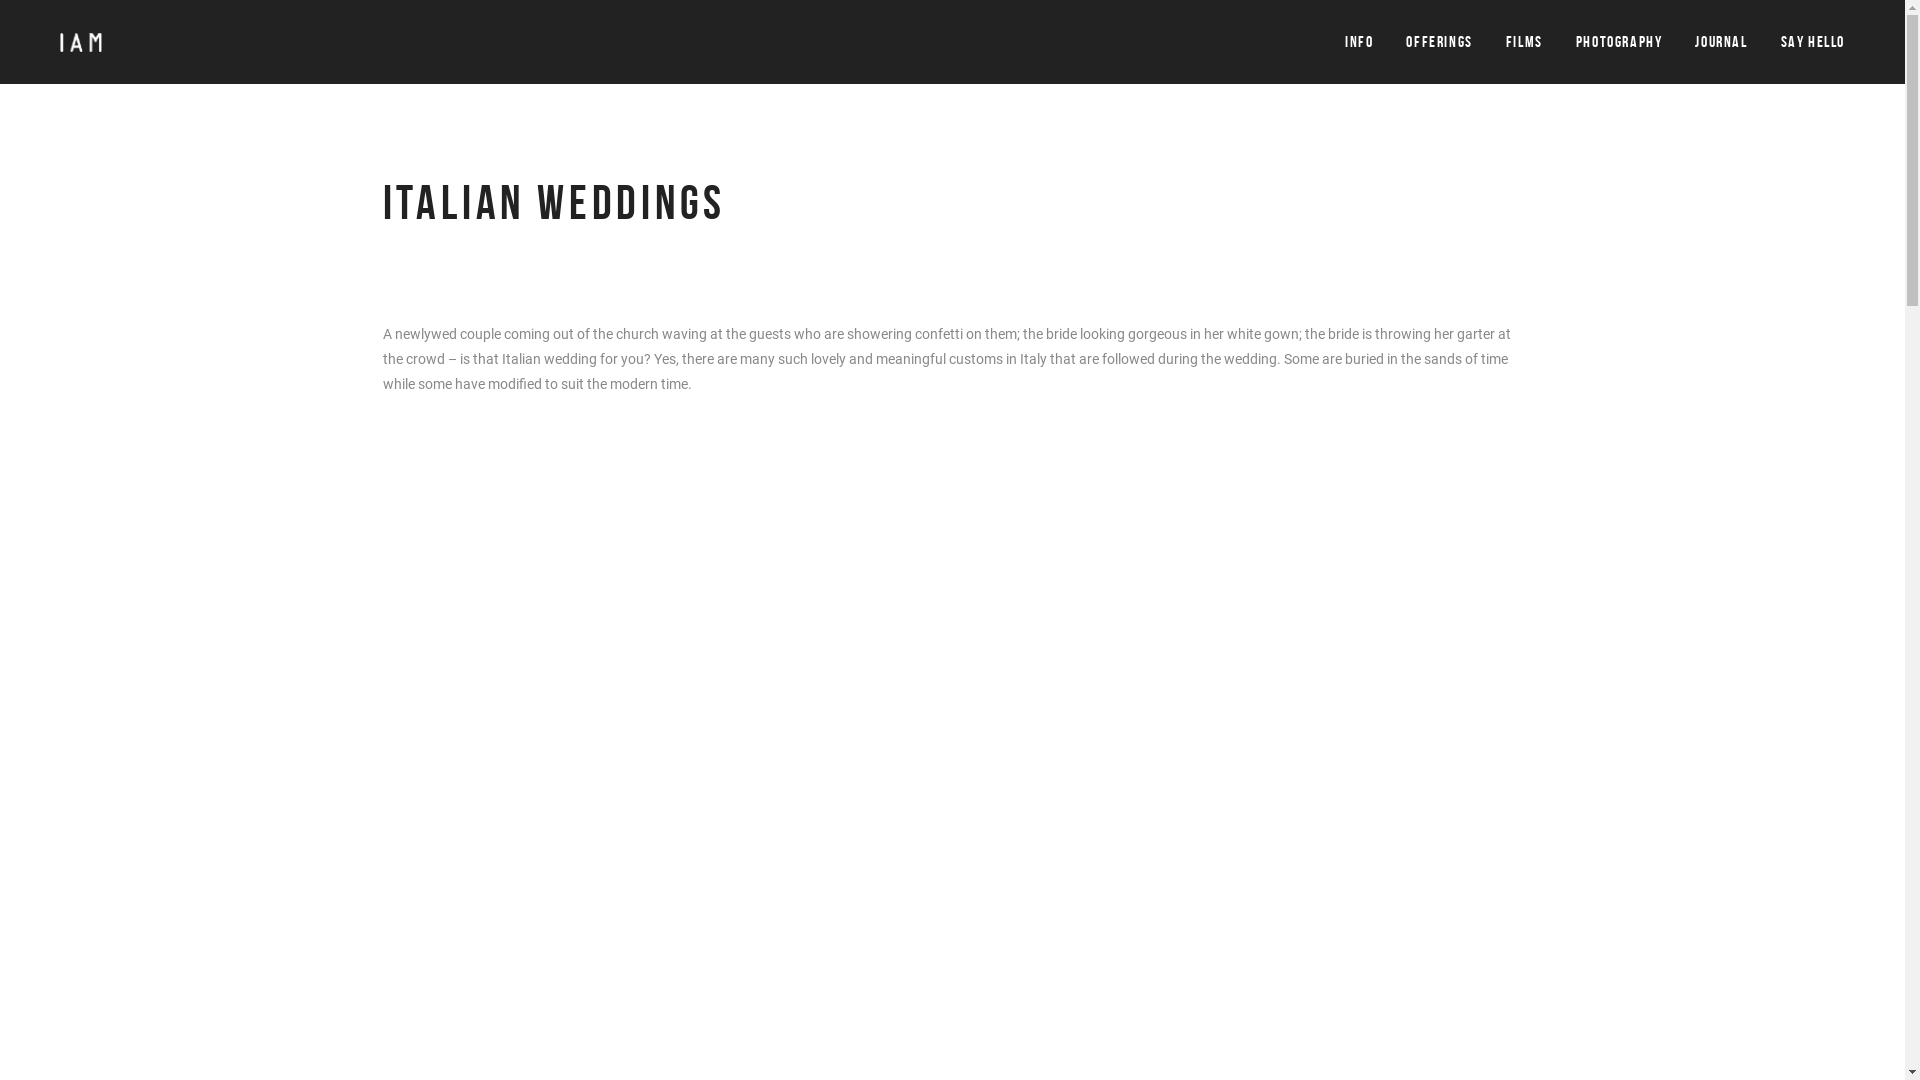  I want to click on 'OFFERINGS', so click(1438, 42).